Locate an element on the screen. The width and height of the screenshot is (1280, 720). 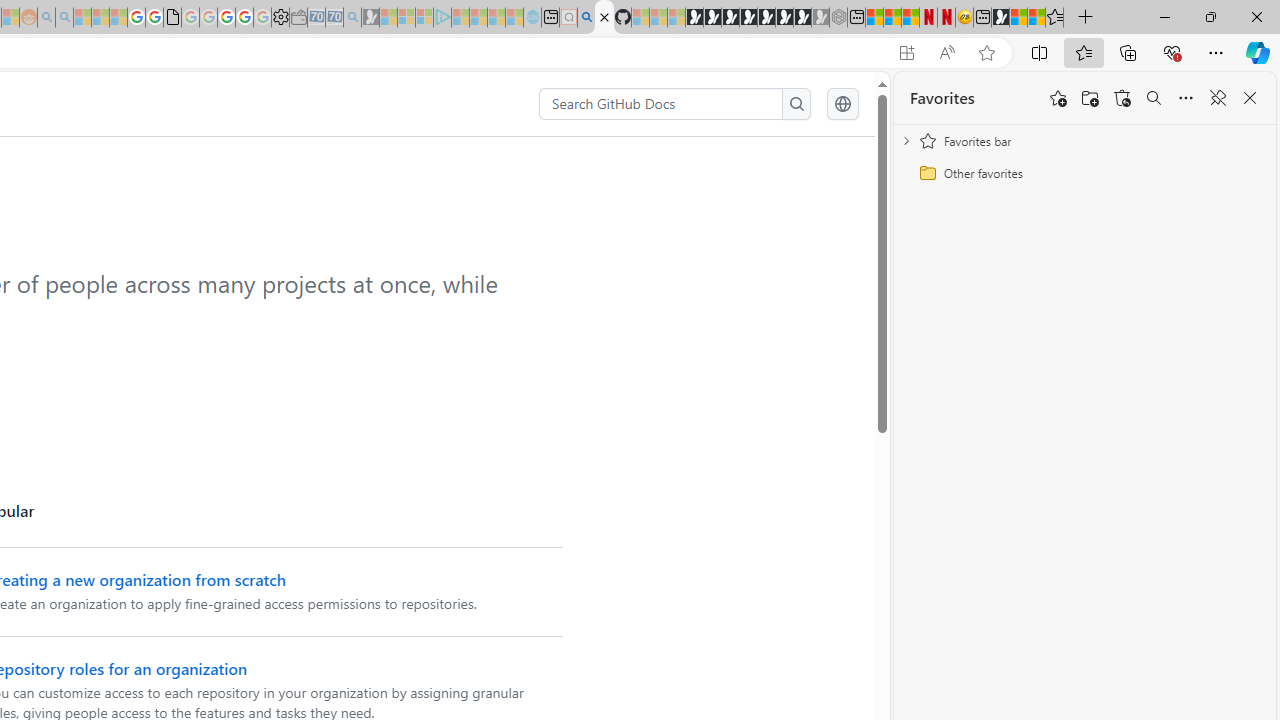
'Wildlife - MSN' is located at coordinates (1018, 17).